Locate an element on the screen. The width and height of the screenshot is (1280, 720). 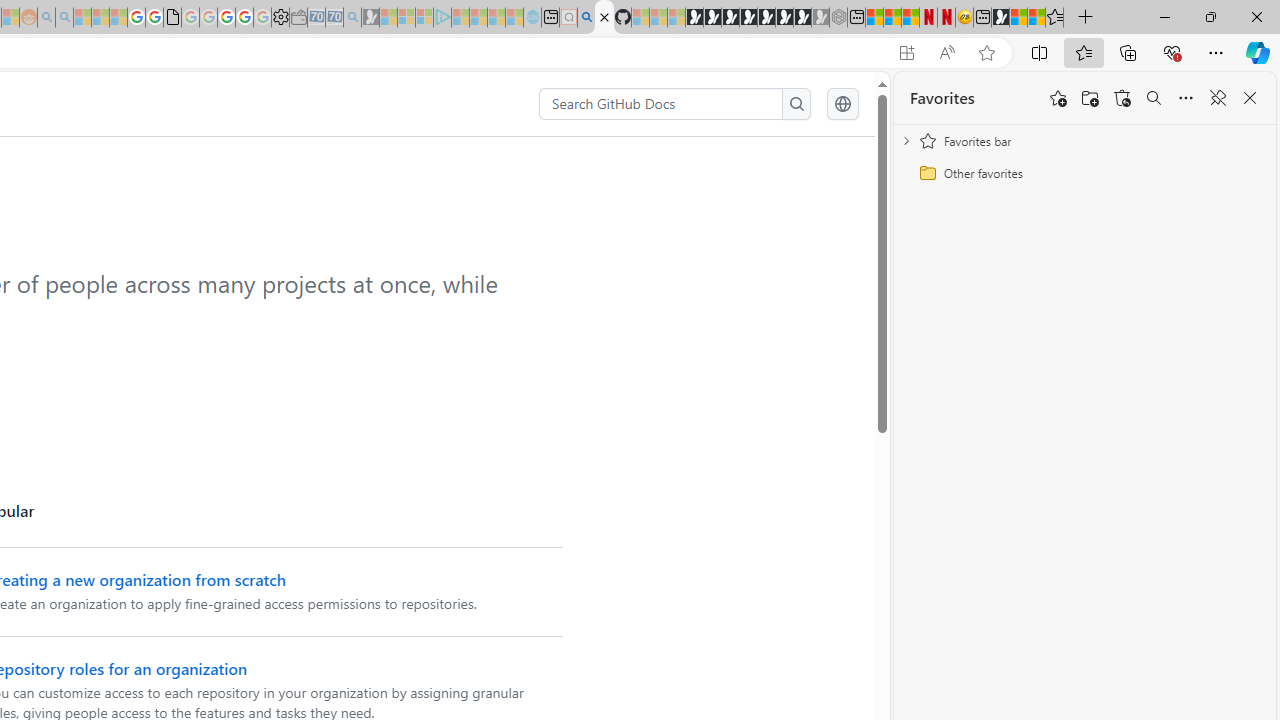
'Wildlife - MSN' is located at coordinates (1018, 17).